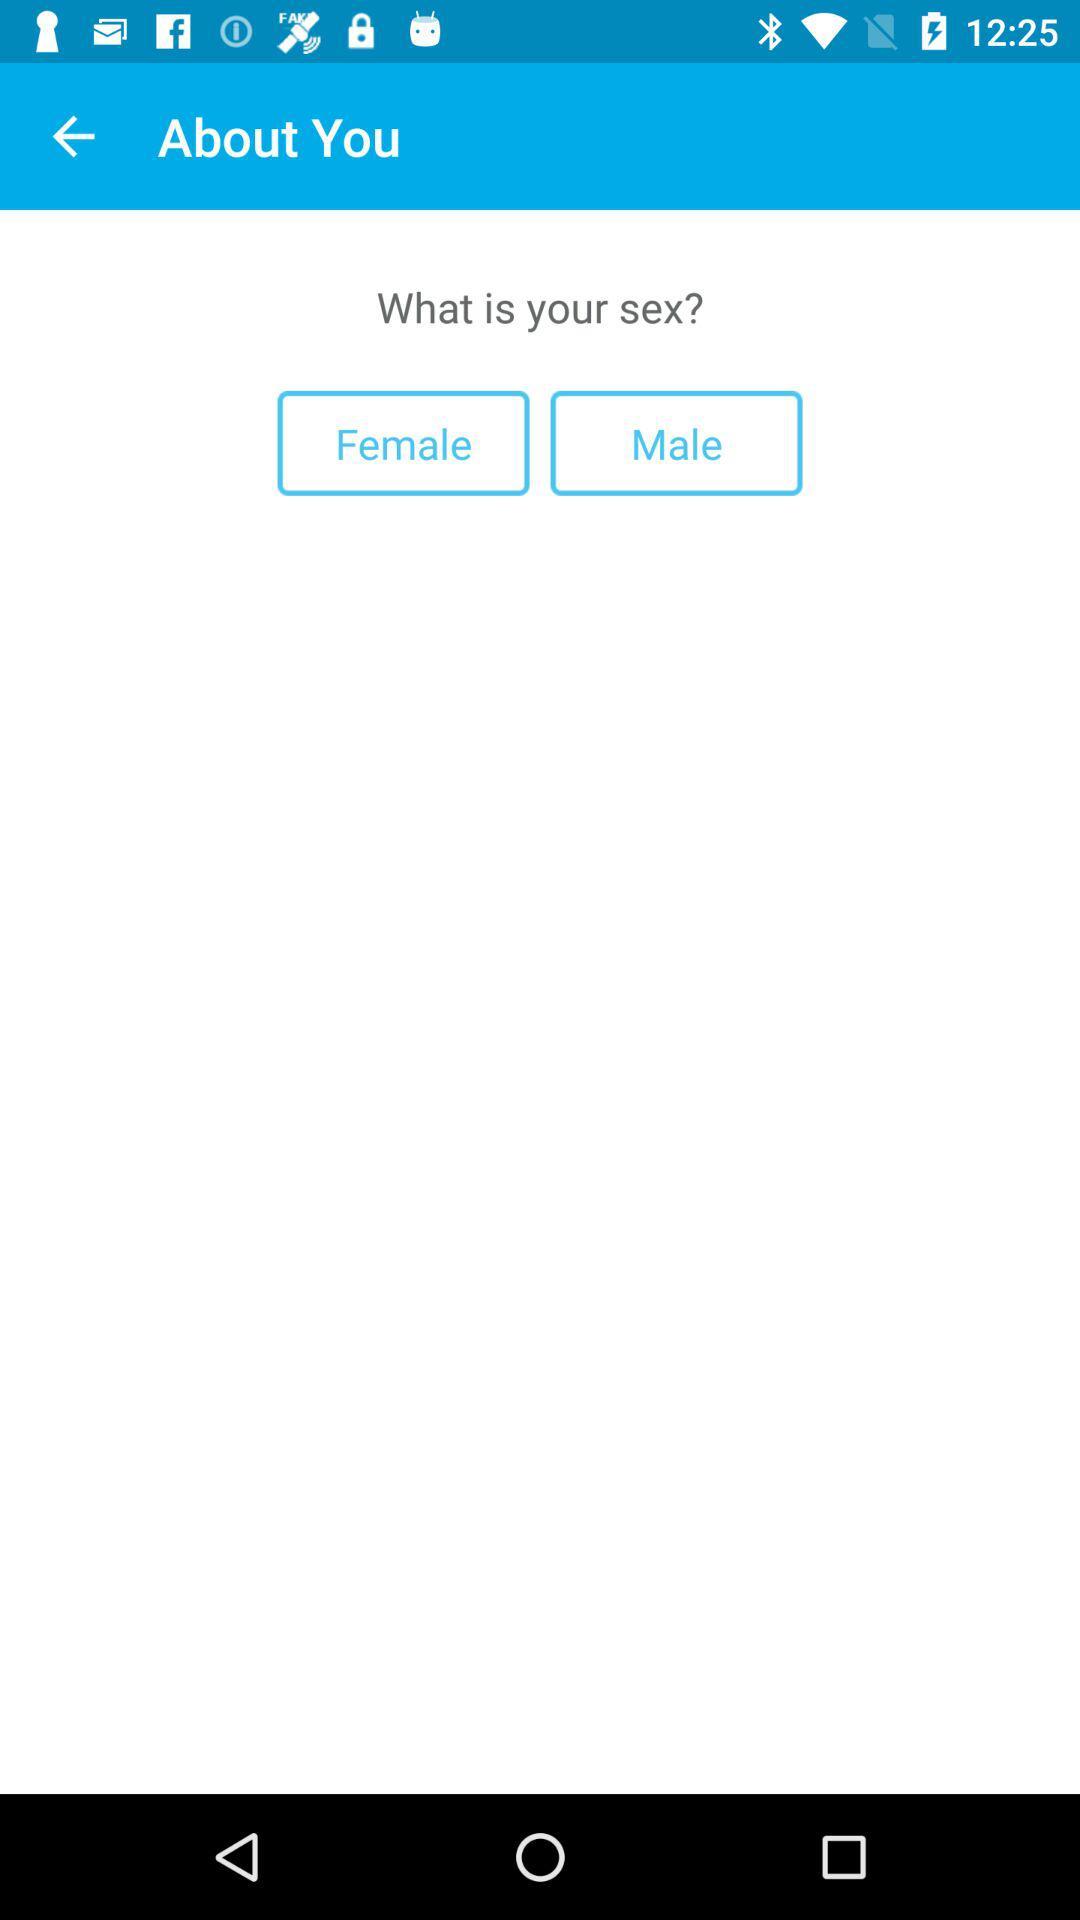  What do you see at coordinates (403, 442) in the screenshot?
I see `the item next to male item` at bounding box center [403, 442].